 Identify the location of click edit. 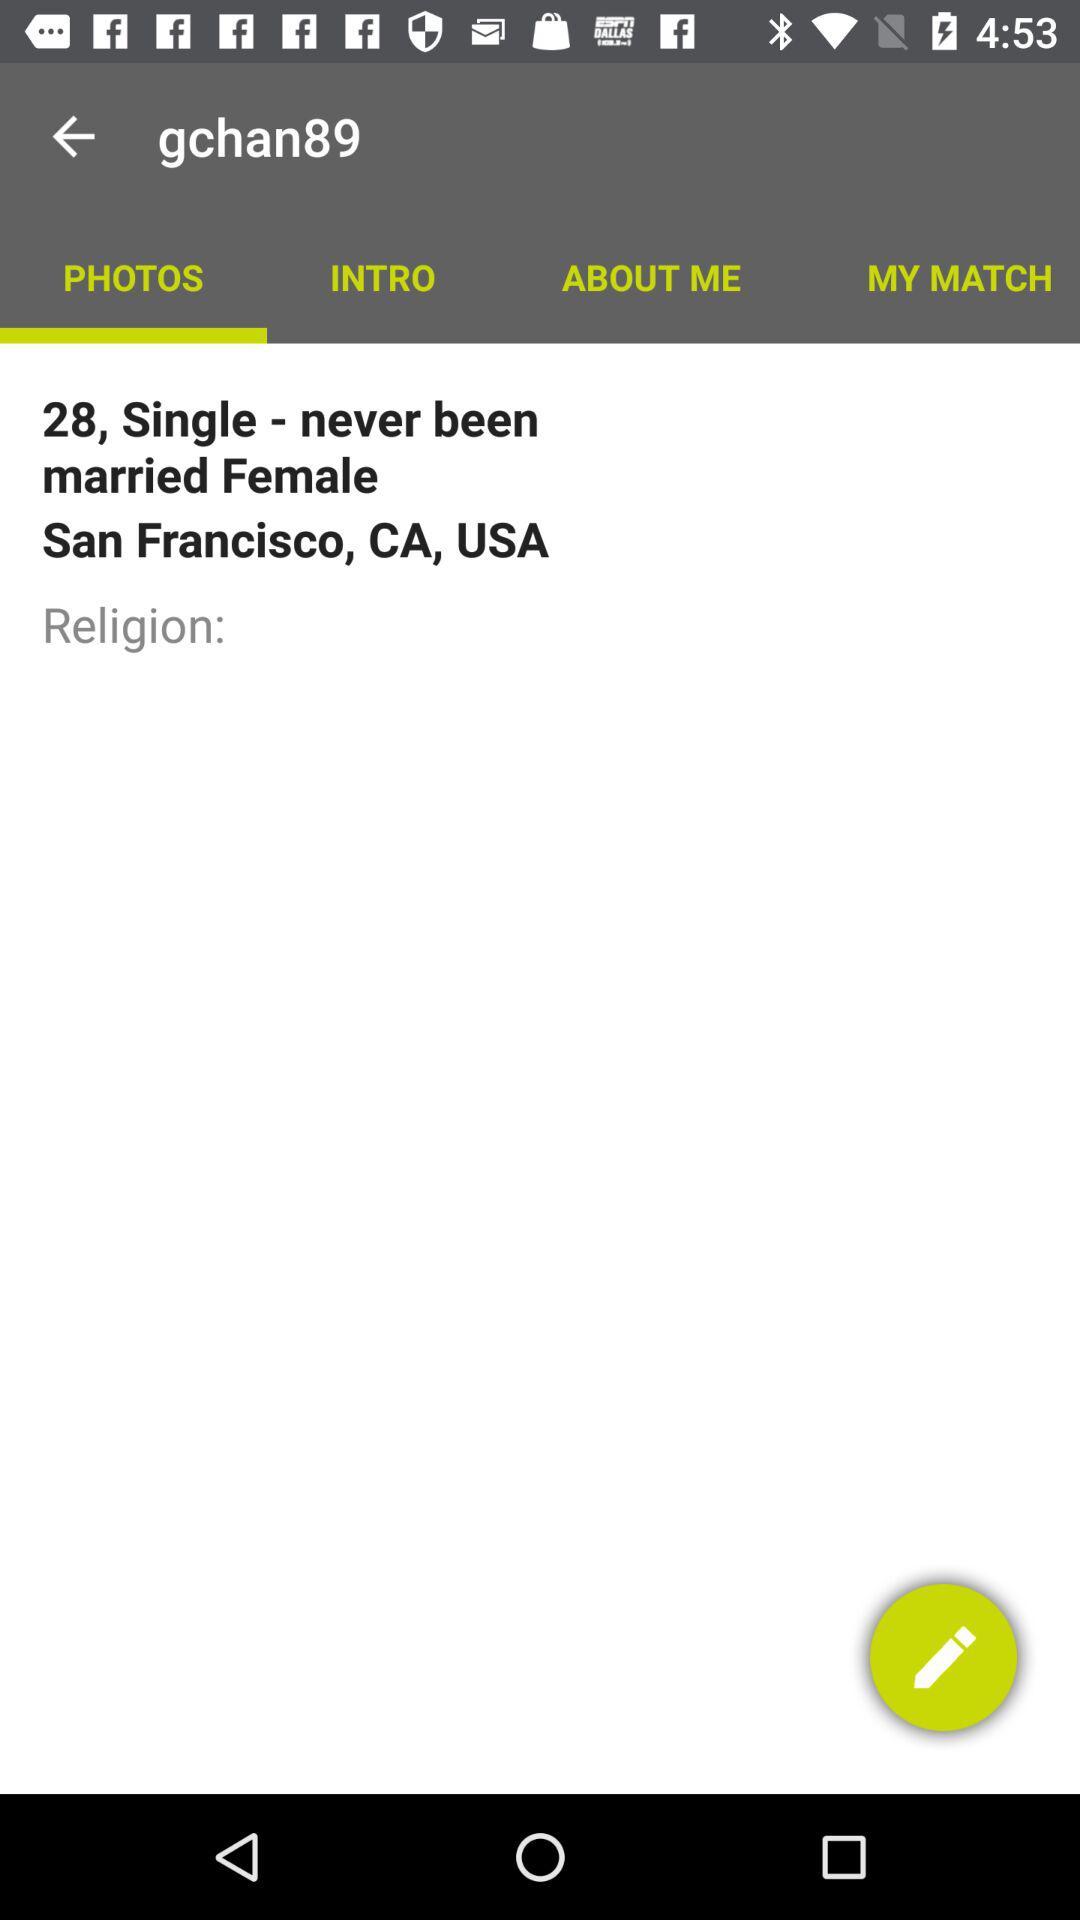
(943, 1657).